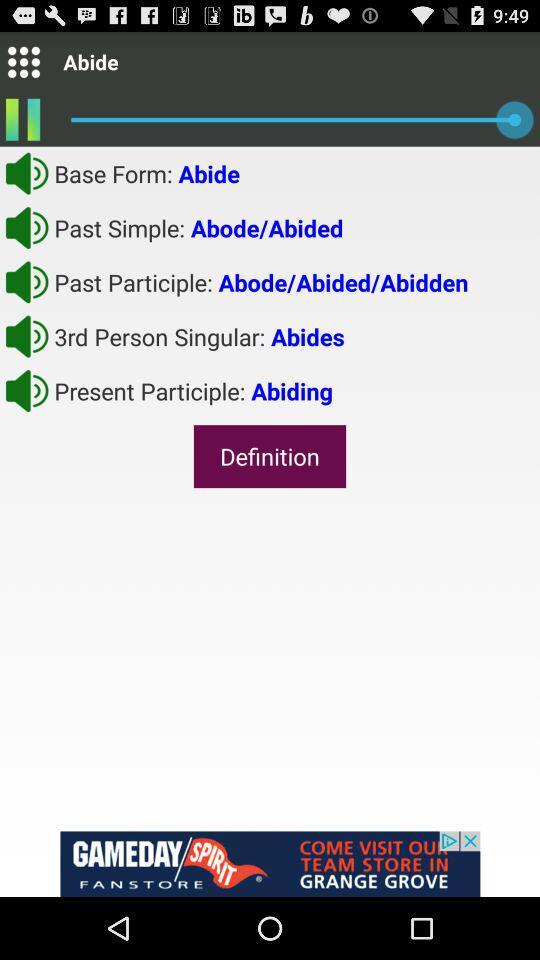 The height and width of the screenshot is (960, 540). I want to click on the dialpad icon, so click(22, 66).